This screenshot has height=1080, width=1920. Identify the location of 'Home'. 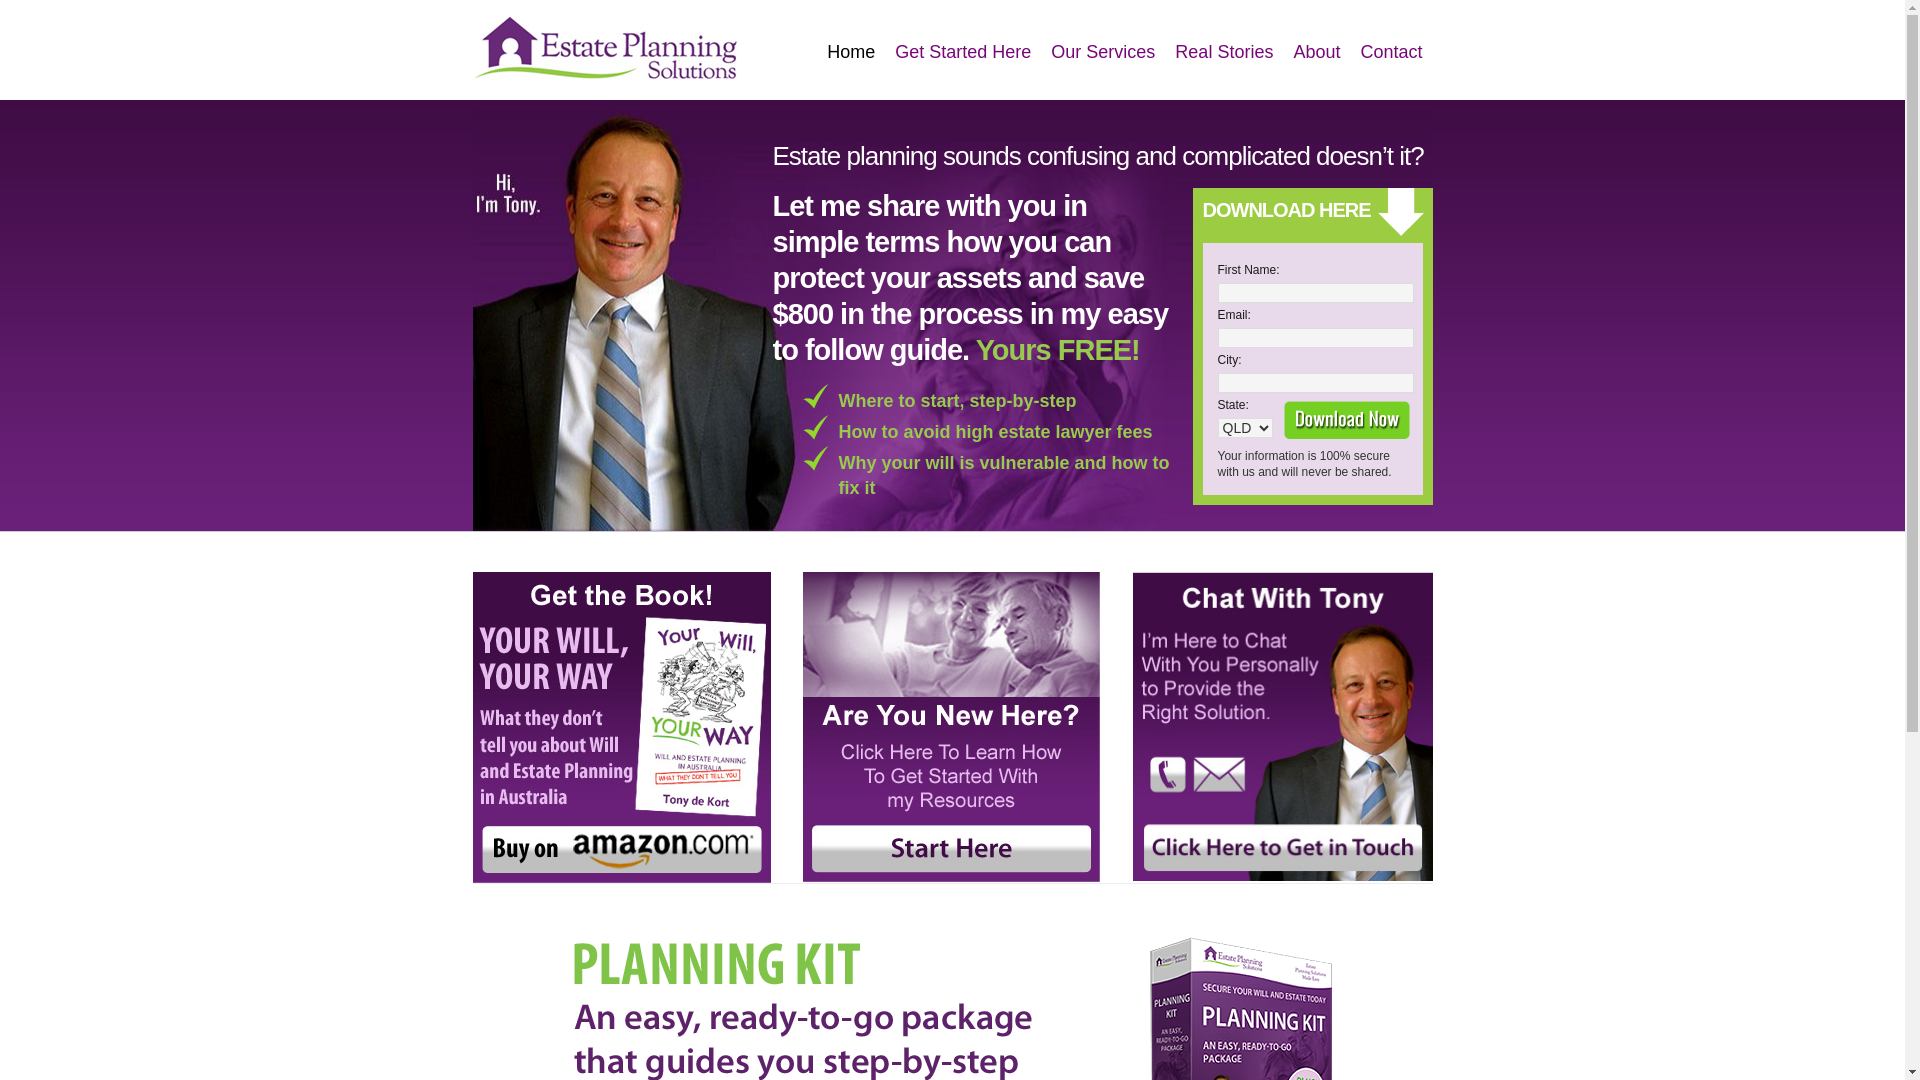
(850, 51).